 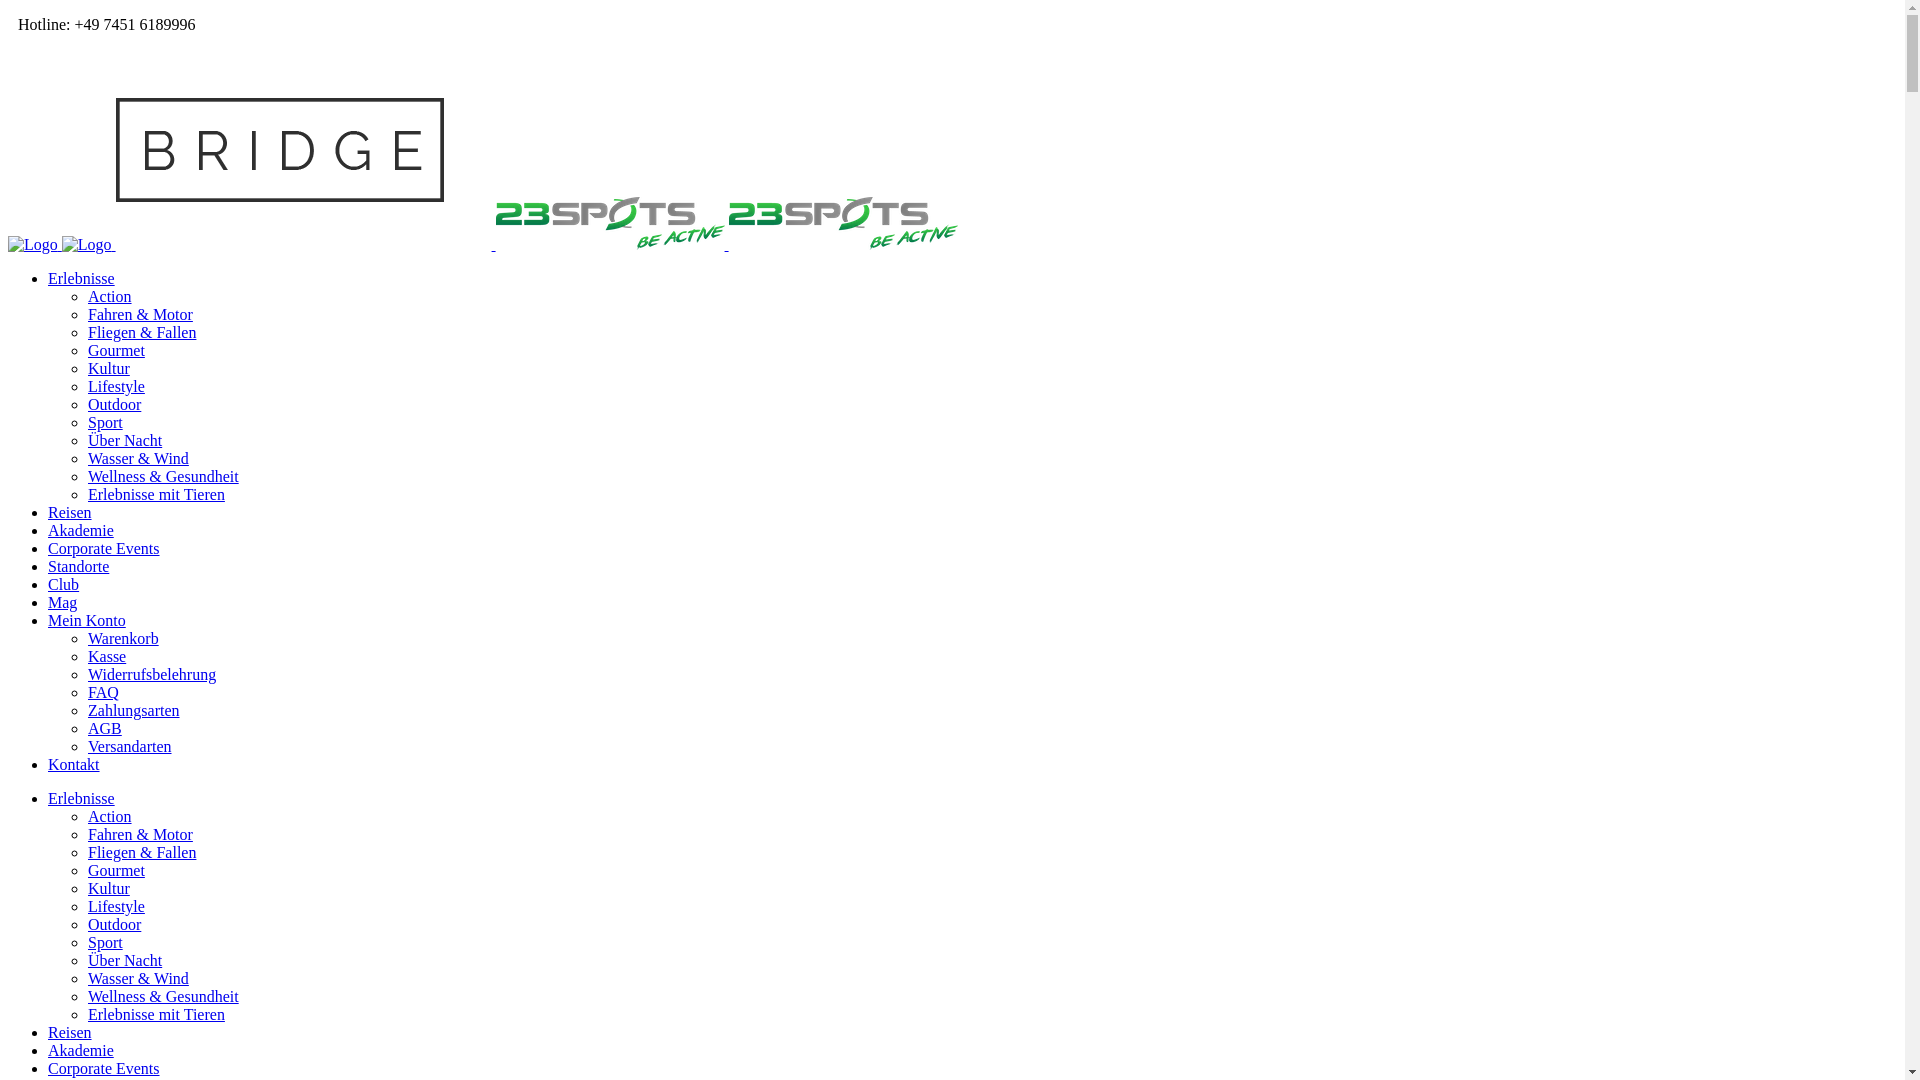 What do you see at coordinates (86, 816) in the screenshot?
I see `'Action'` at bounding box center [86, 816].